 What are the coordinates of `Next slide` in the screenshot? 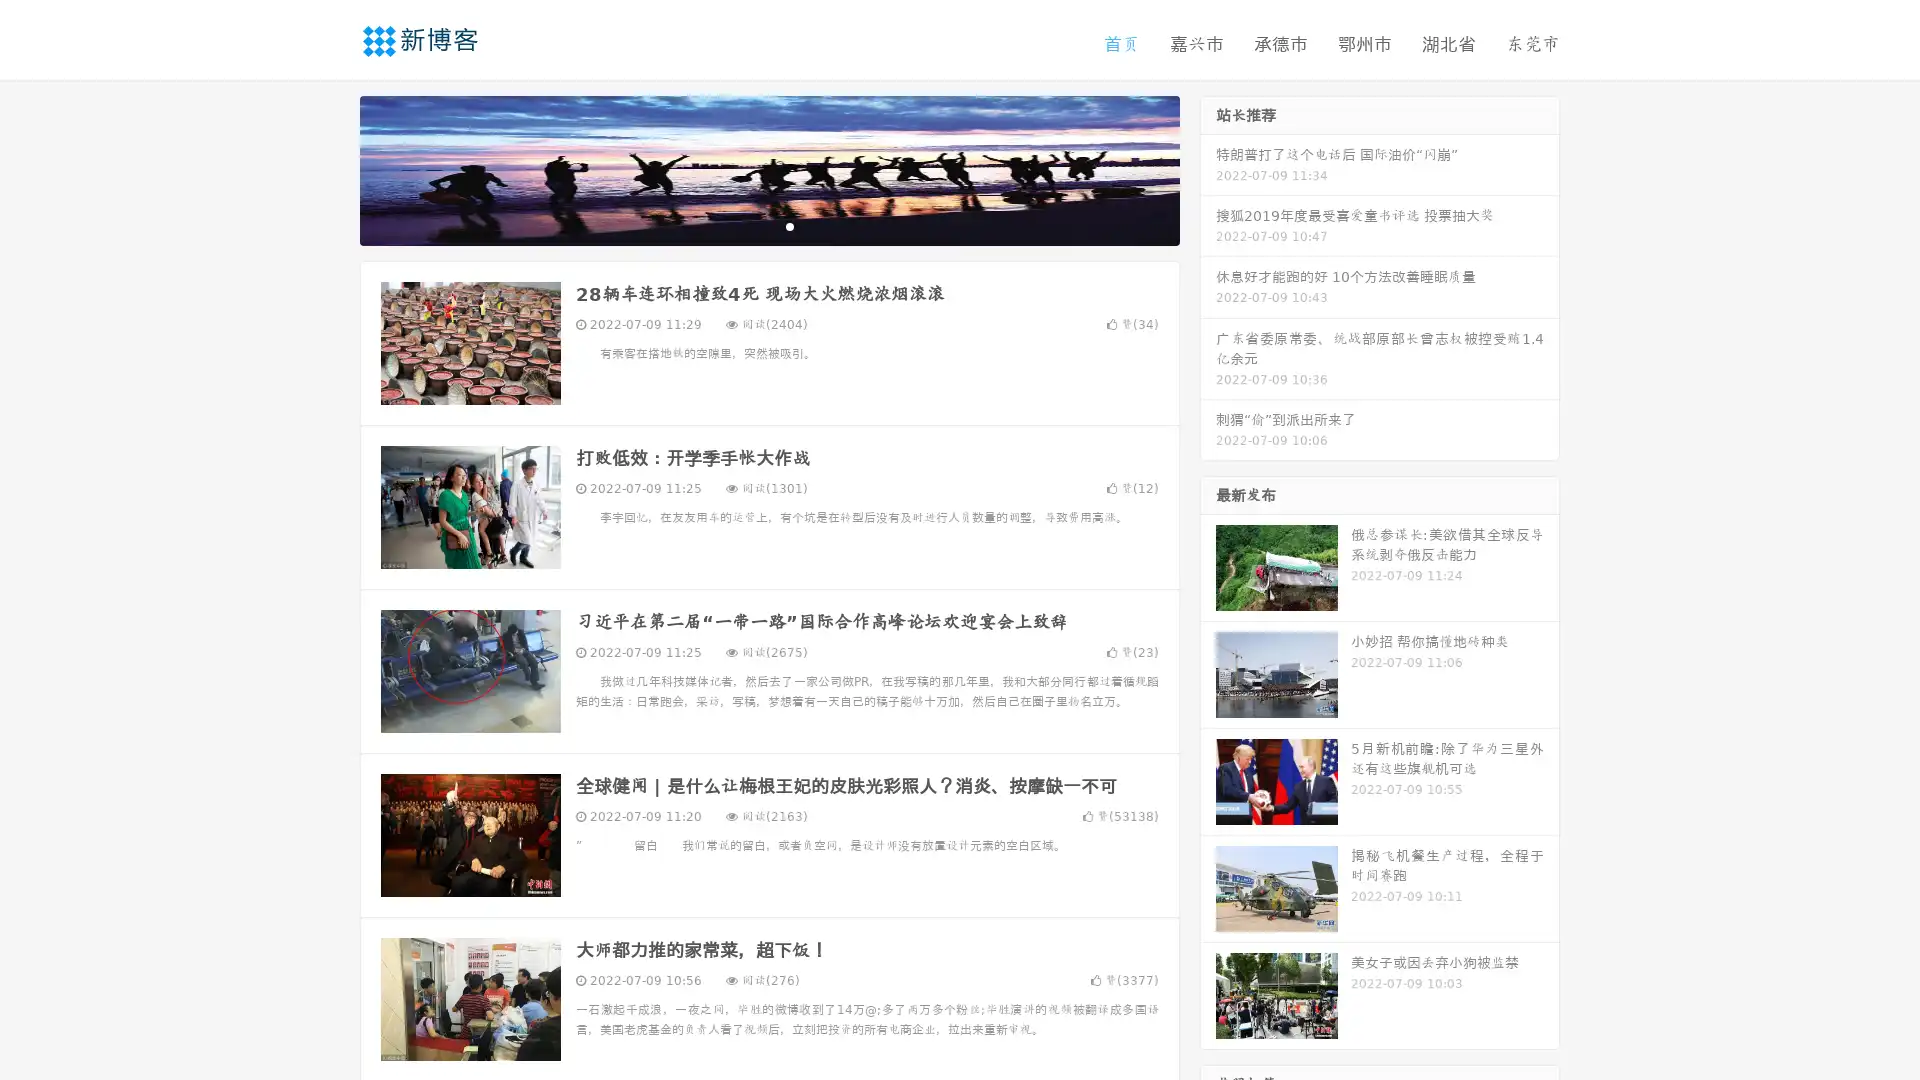 It's located at (1208, 168).